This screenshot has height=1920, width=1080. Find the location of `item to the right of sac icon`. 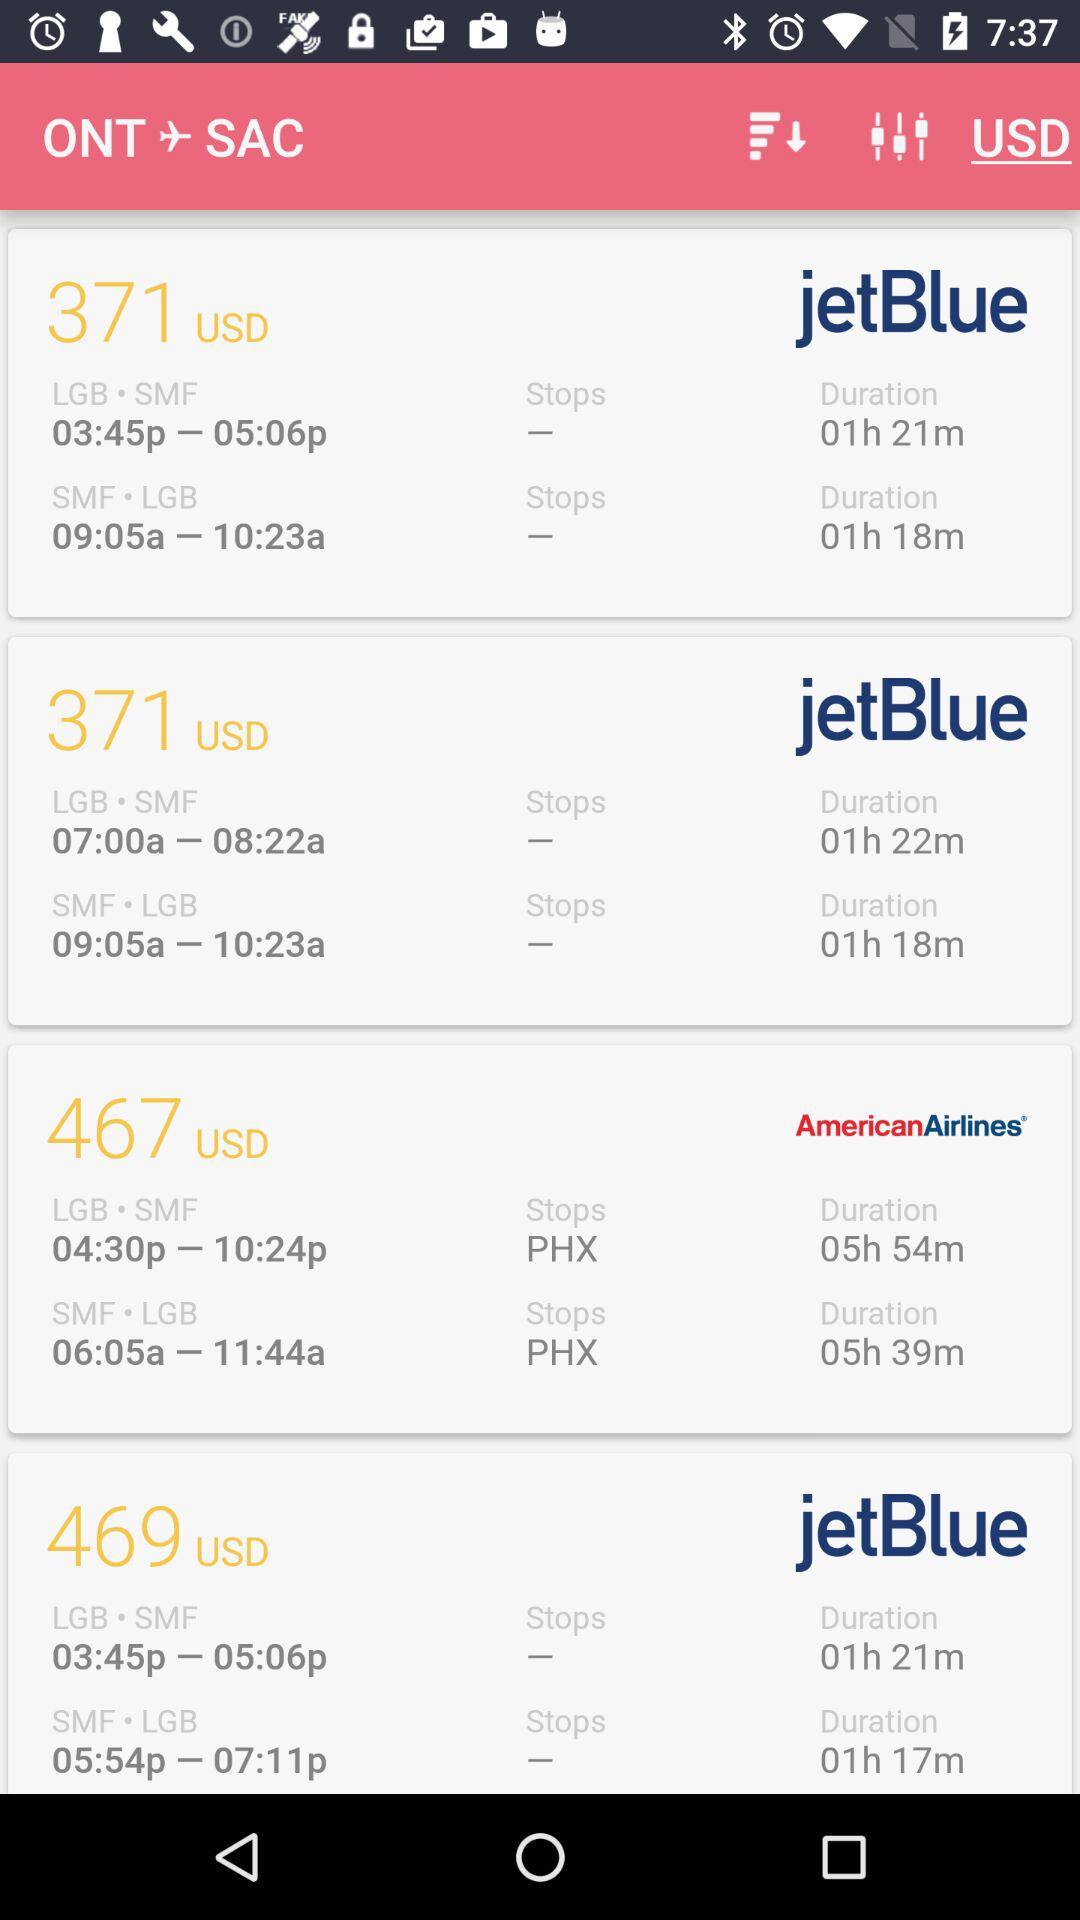

item to the right of sac icon is located at coordinates (773, 135).